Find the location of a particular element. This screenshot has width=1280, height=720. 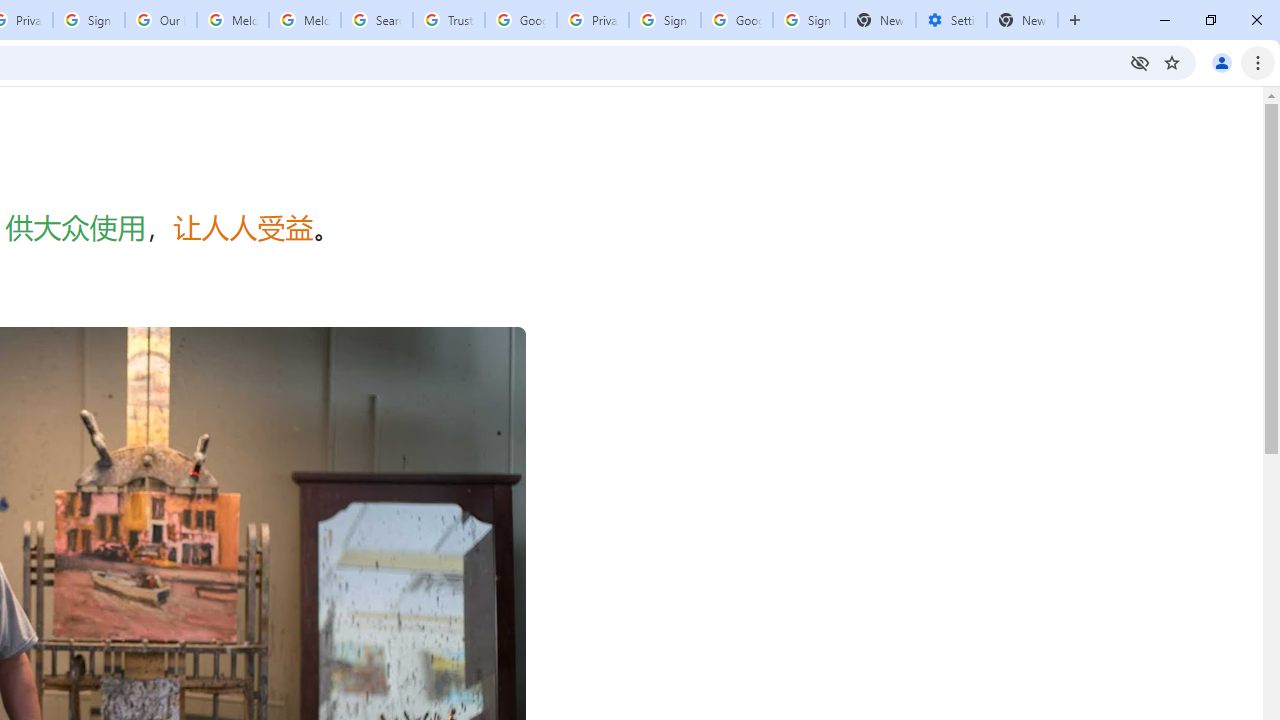

'Bookmark this tab' is located at coordinates (1171, 61).